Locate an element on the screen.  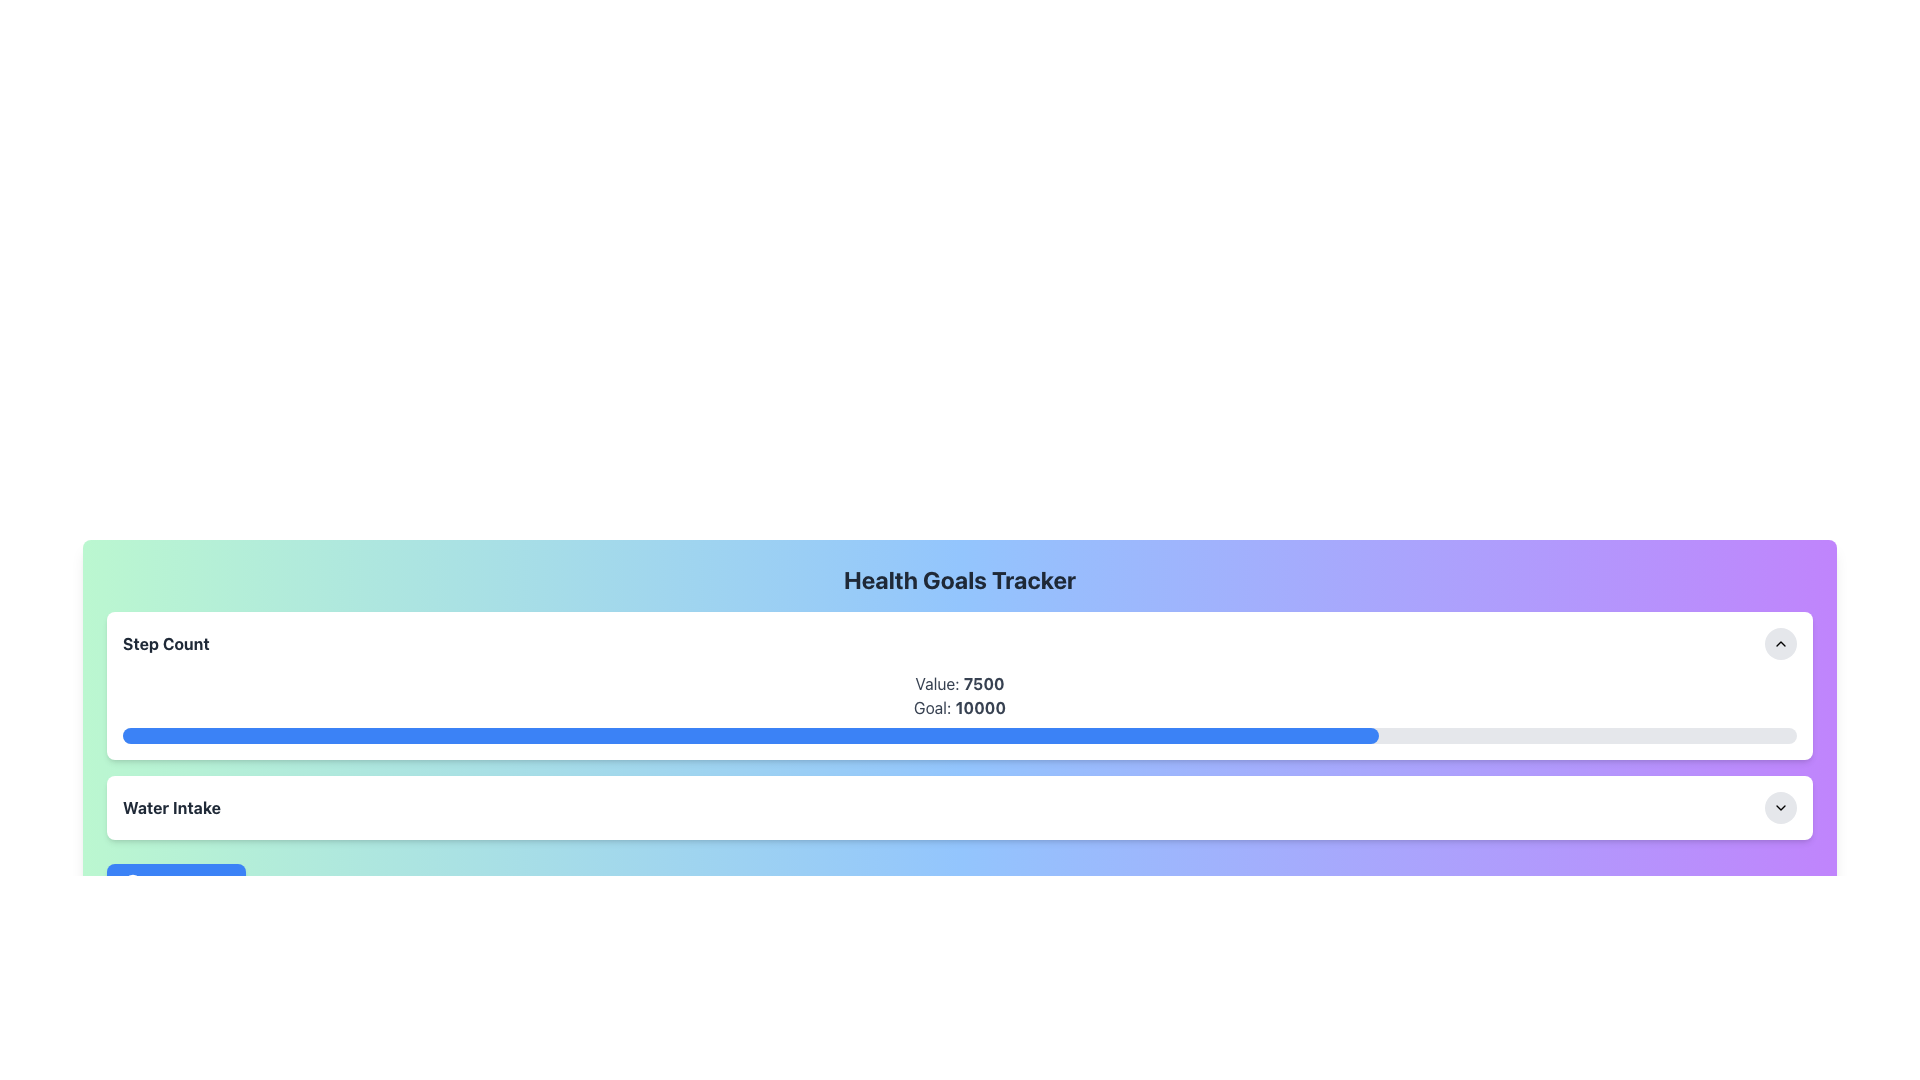
the 'Add Metric' button located at the bottom of the 'Health Goals Tracker' panel, just below the 'Water Intake' section is located at coordinates (176, 882).